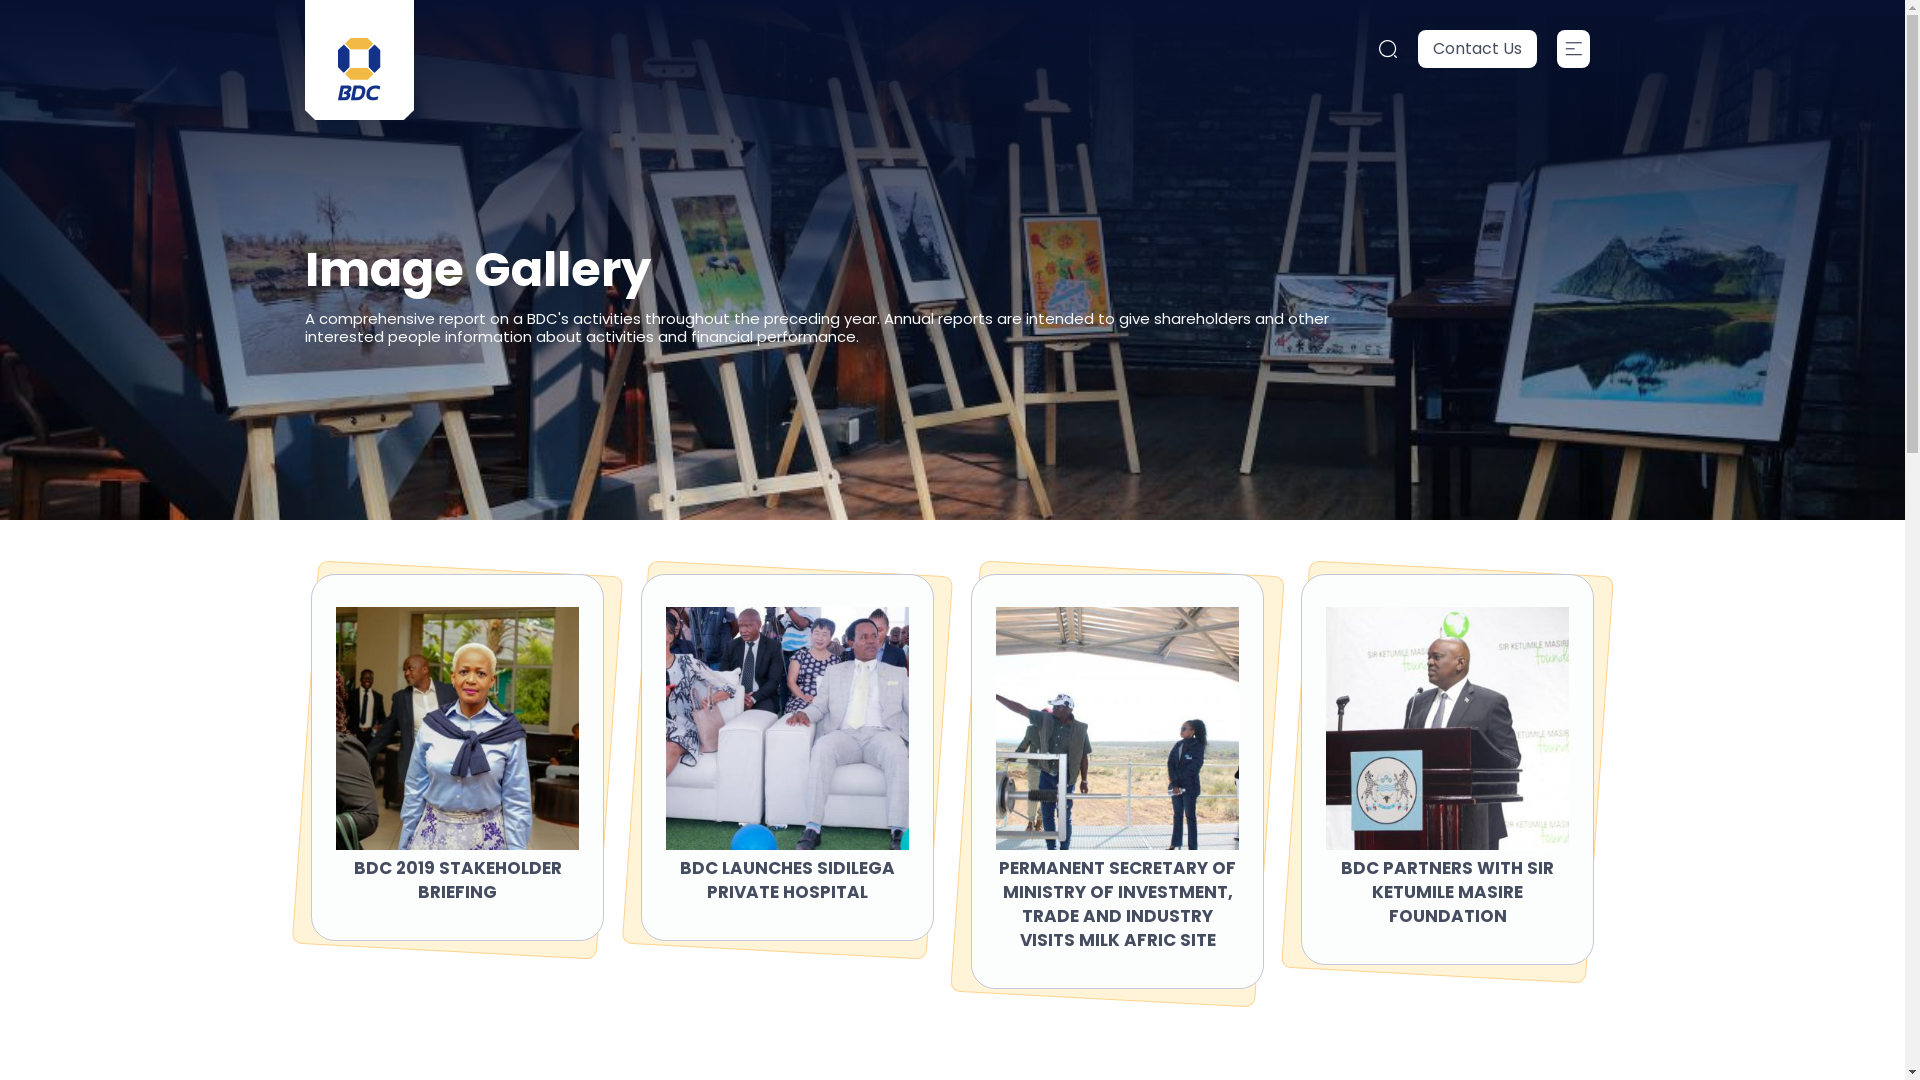 This screenshot has width=1920, height=1080. Describe the element at coordinates (1477, 48) in the screenshot. I see `'Contact Us'` at that location.